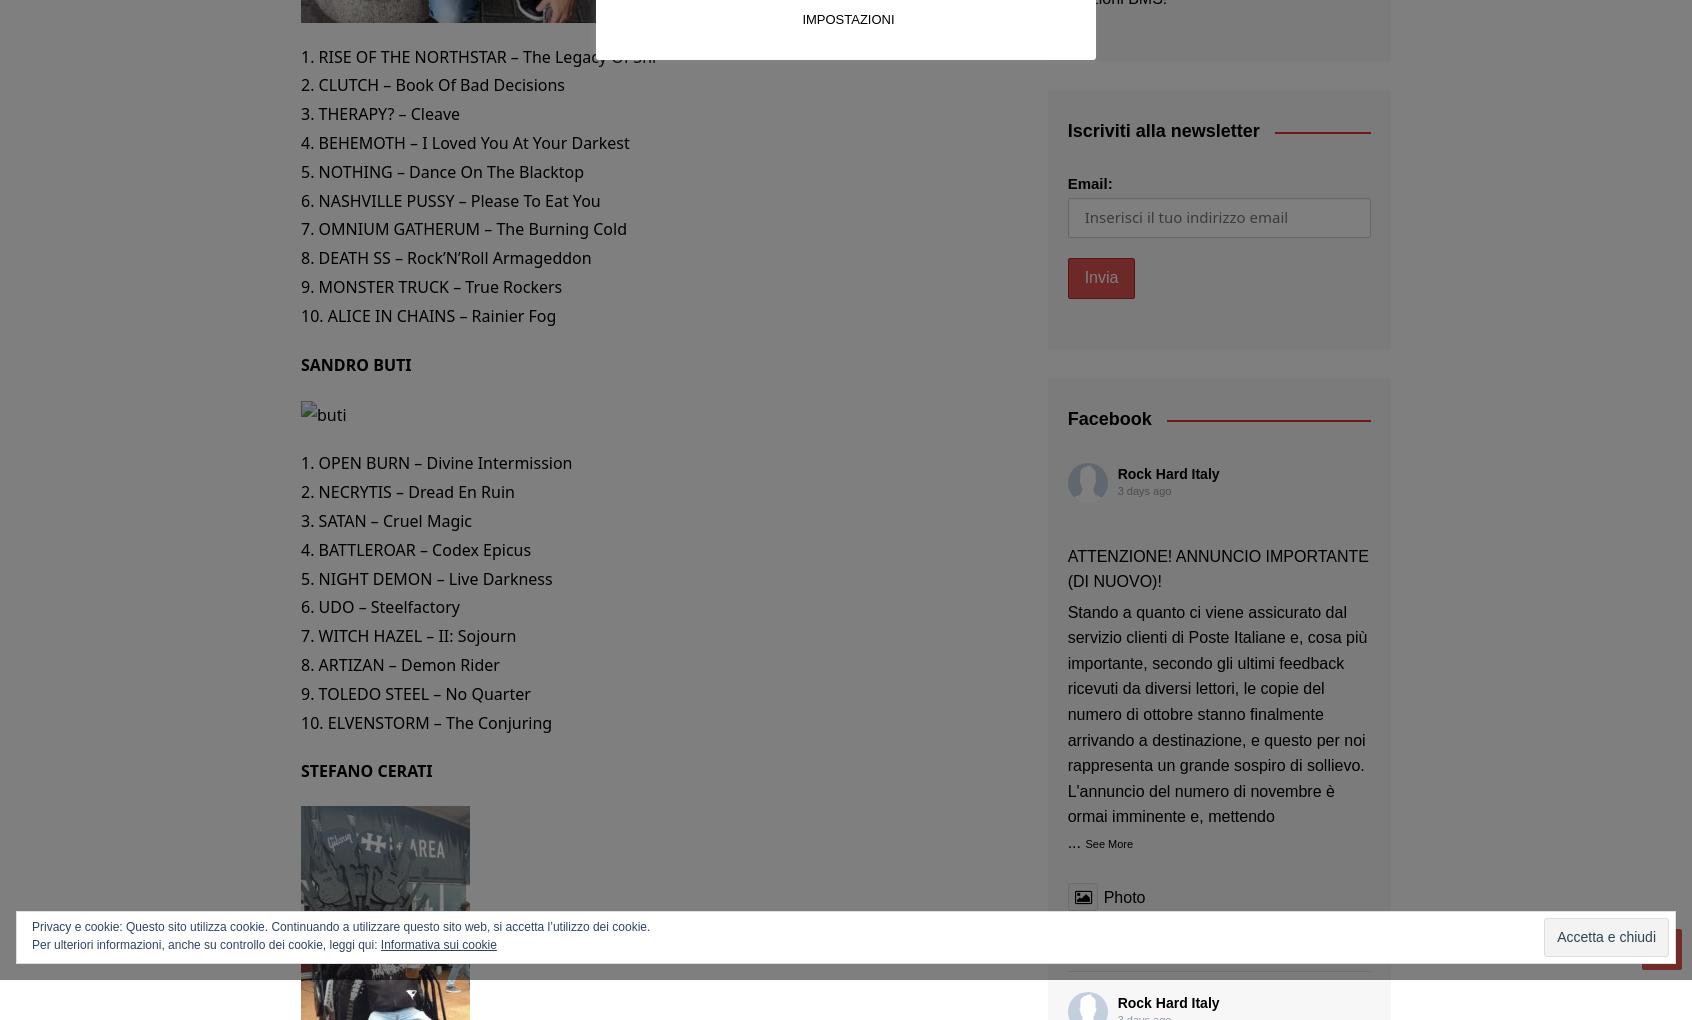 The height and width of the screenshot is (1020, 1692). Describe the element at coordinates (408, 634) in the screenshot. I see `'7. WITCH HAZEL – II: Sojourn'` at that location.